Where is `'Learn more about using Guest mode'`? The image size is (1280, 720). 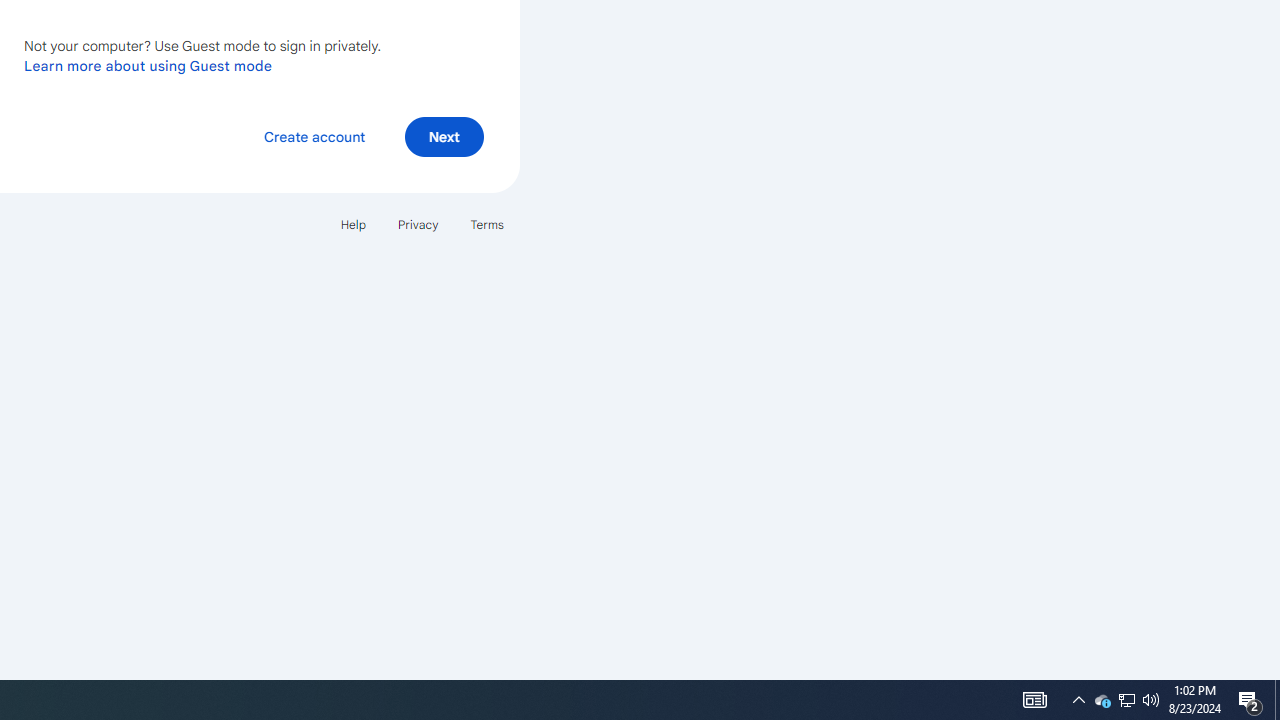 'Learn more about using Guest mode' is located at coordinates (147, 64).